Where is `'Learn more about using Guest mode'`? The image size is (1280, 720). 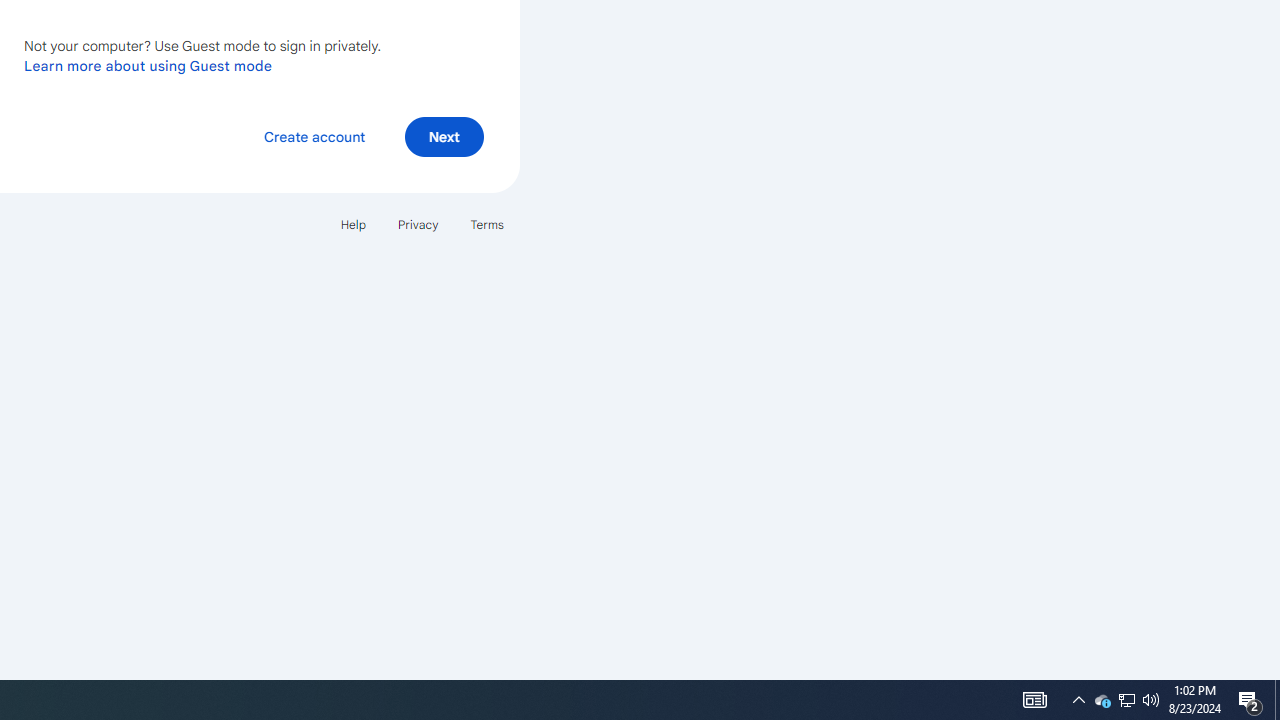 'Learn more about using Guest mode' is located at coordinates (147, 64).